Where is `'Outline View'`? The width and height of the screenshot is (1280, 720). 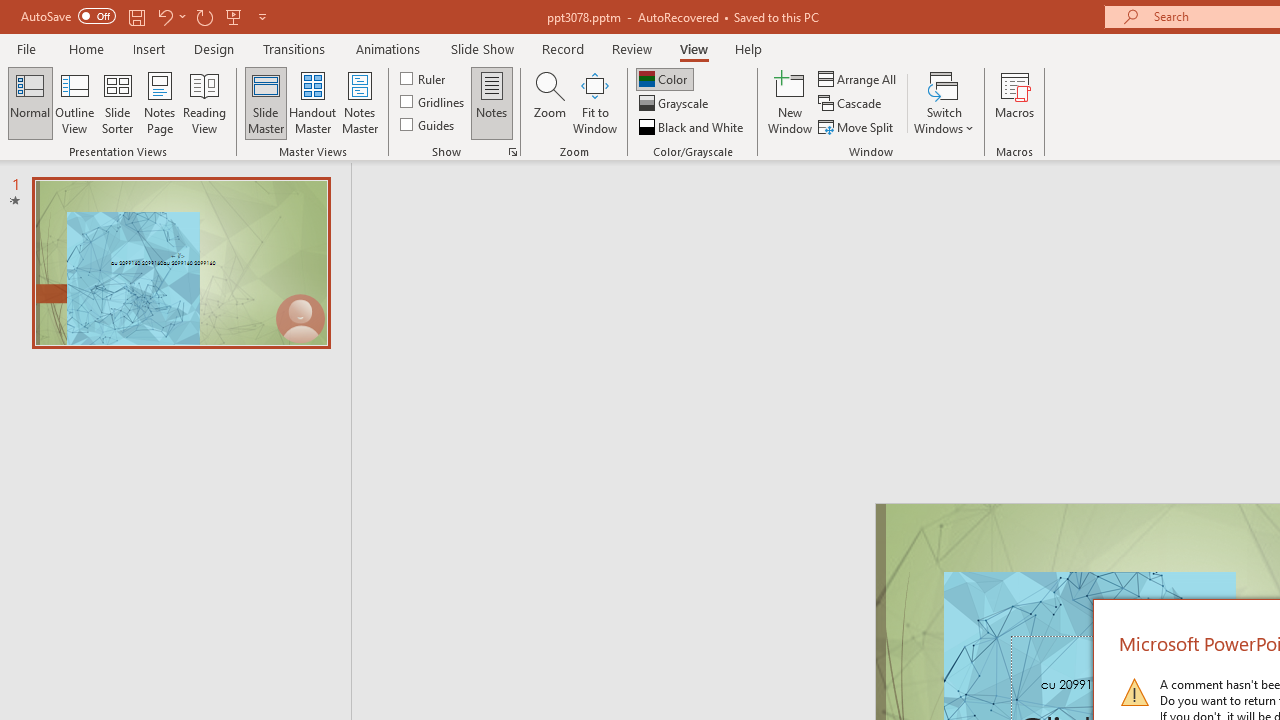 'Outline View' is located at coordinates (74, 103).